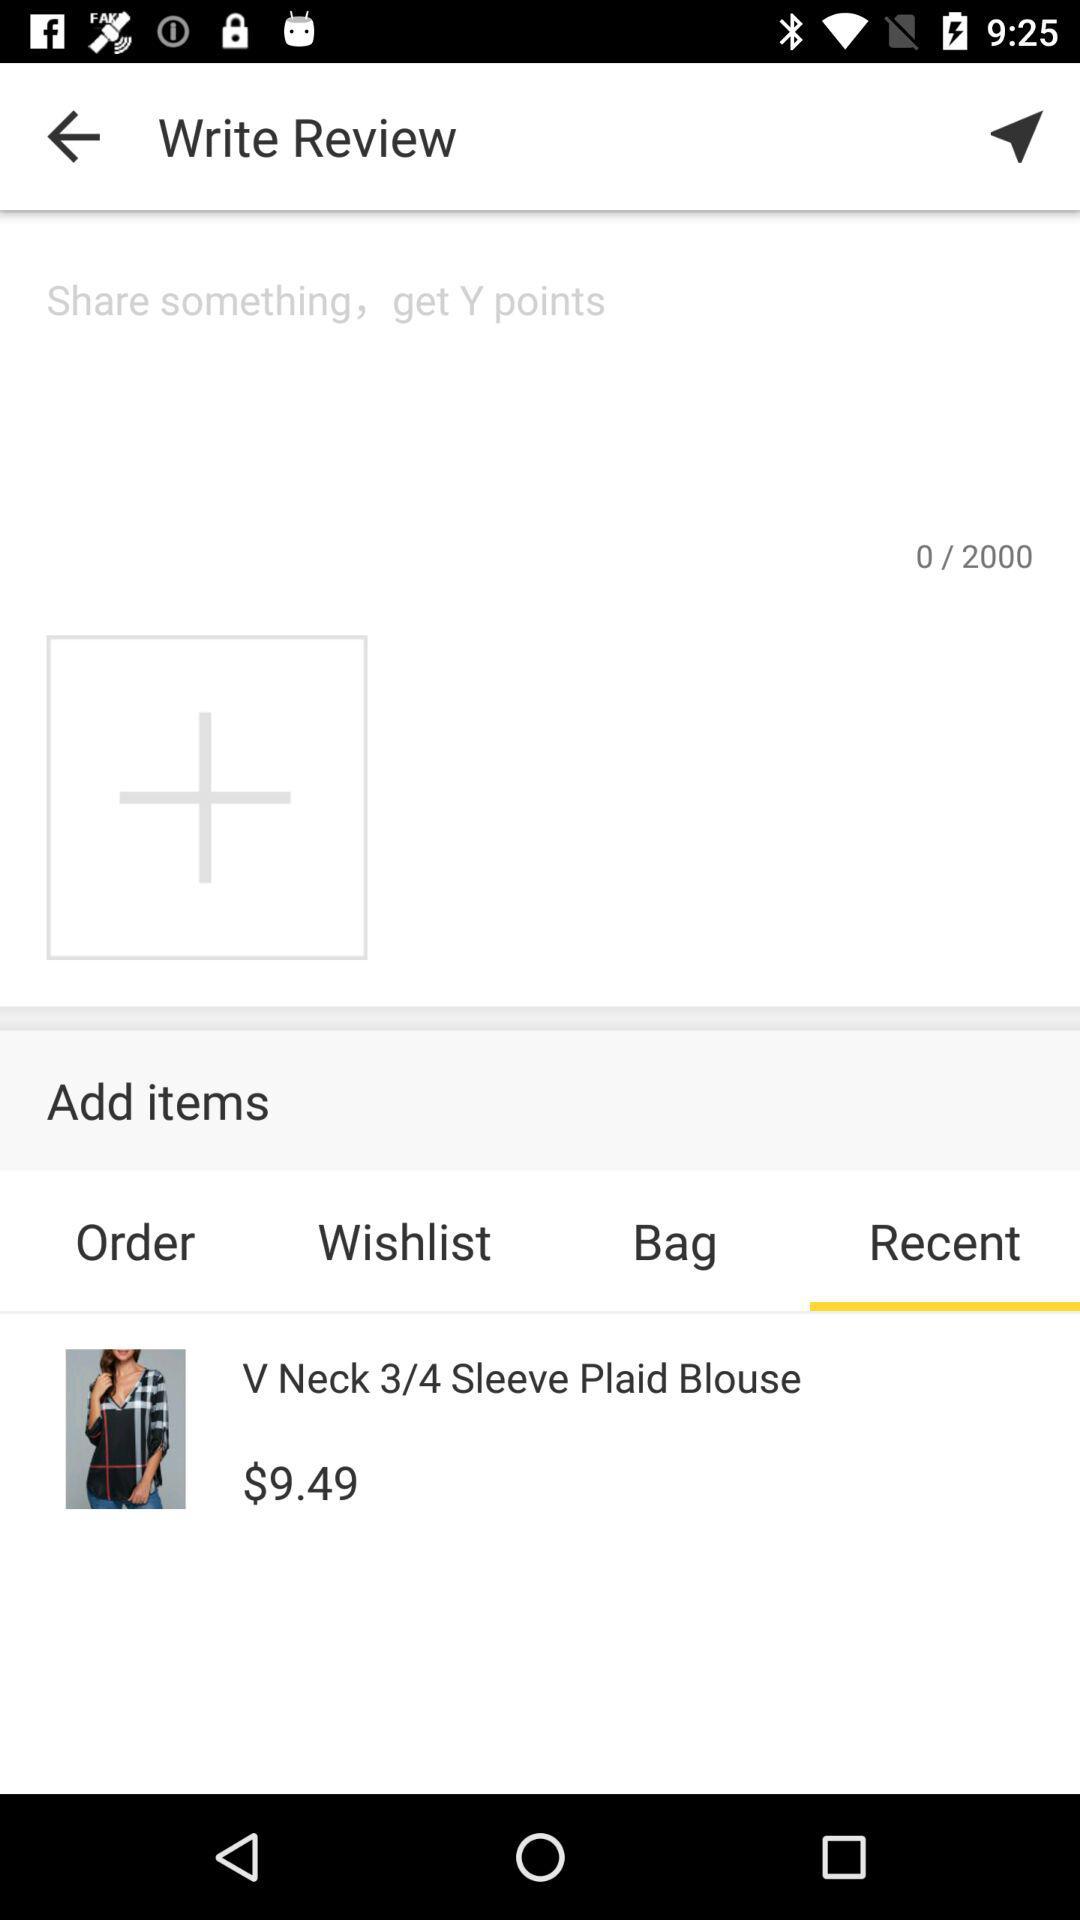 The height and width of the screenshot is (1920, 1080). What do you see at coordinates (1017, 135) in the screenshot?
I see `the item next to write review item` at bounding box center [1017, 135].